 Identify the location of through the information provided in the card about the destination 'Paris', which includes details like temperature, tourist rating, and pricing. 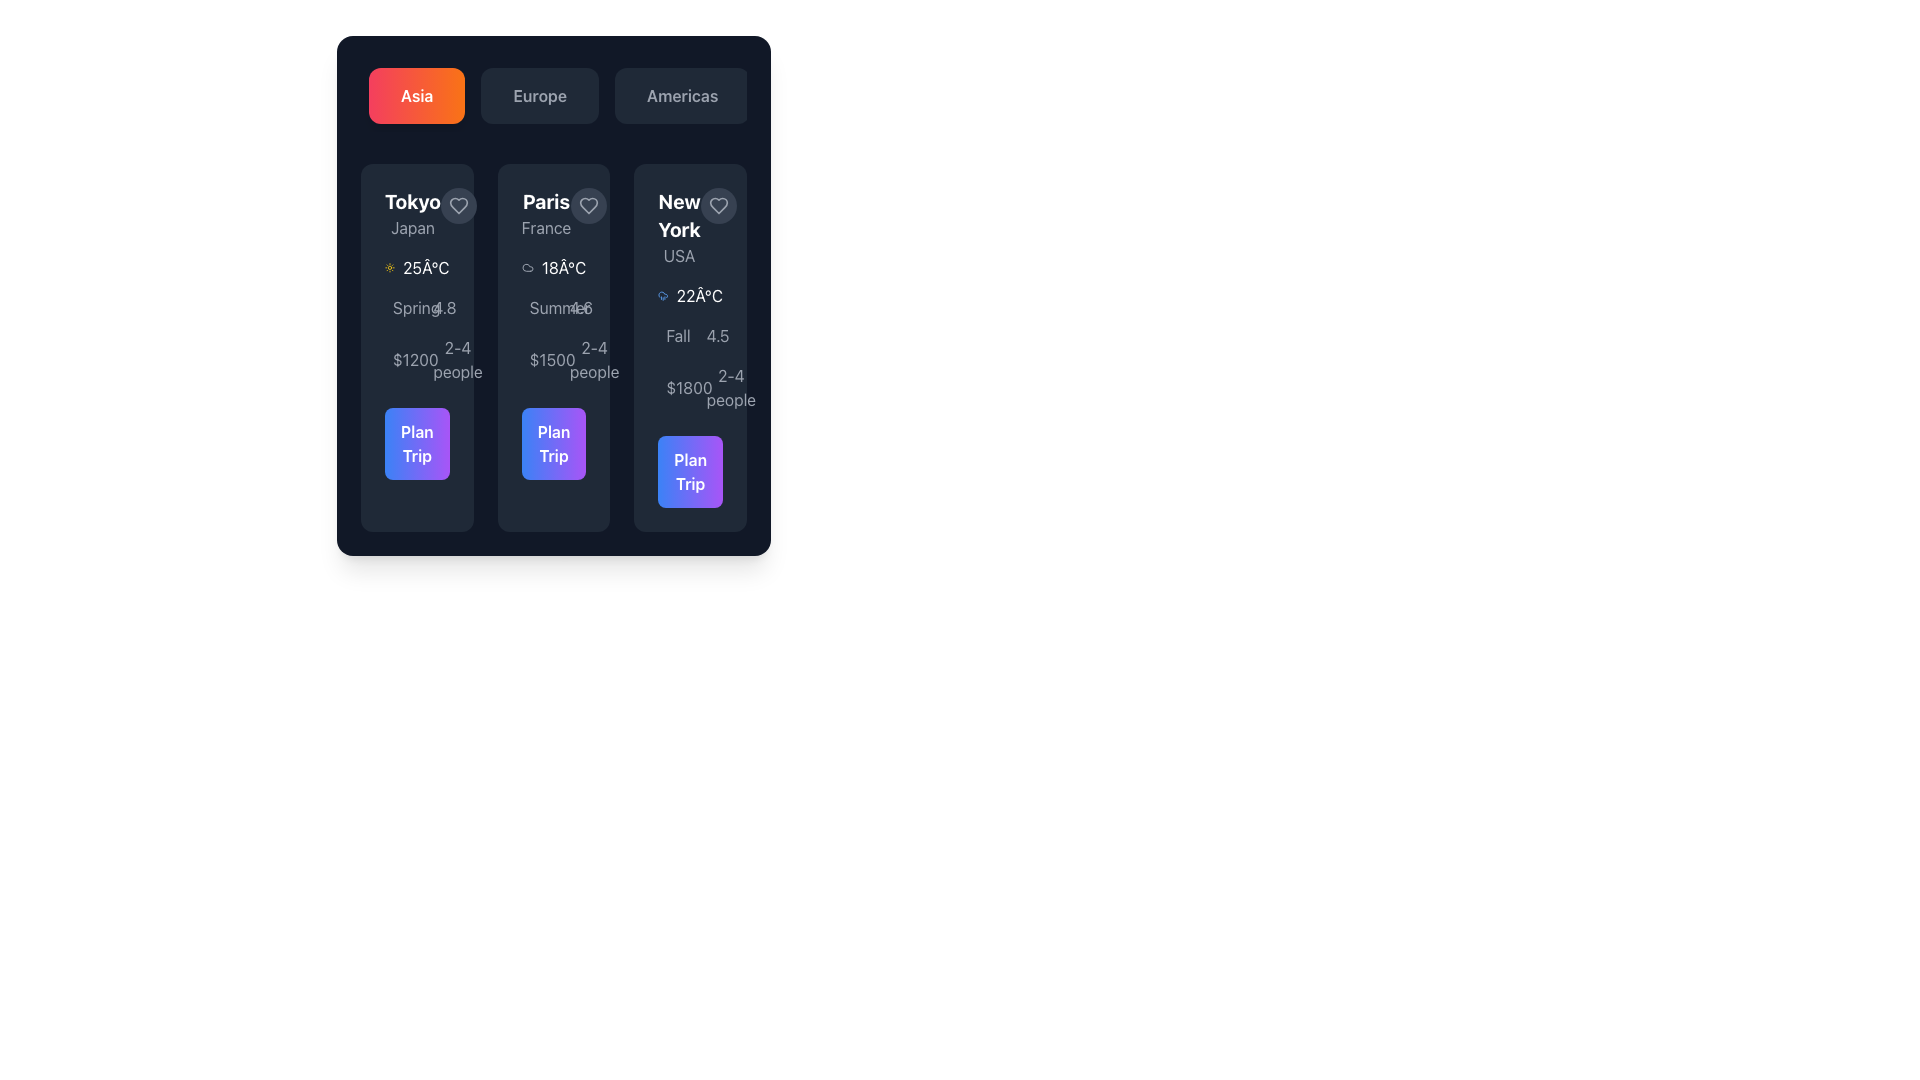
(553, 346).